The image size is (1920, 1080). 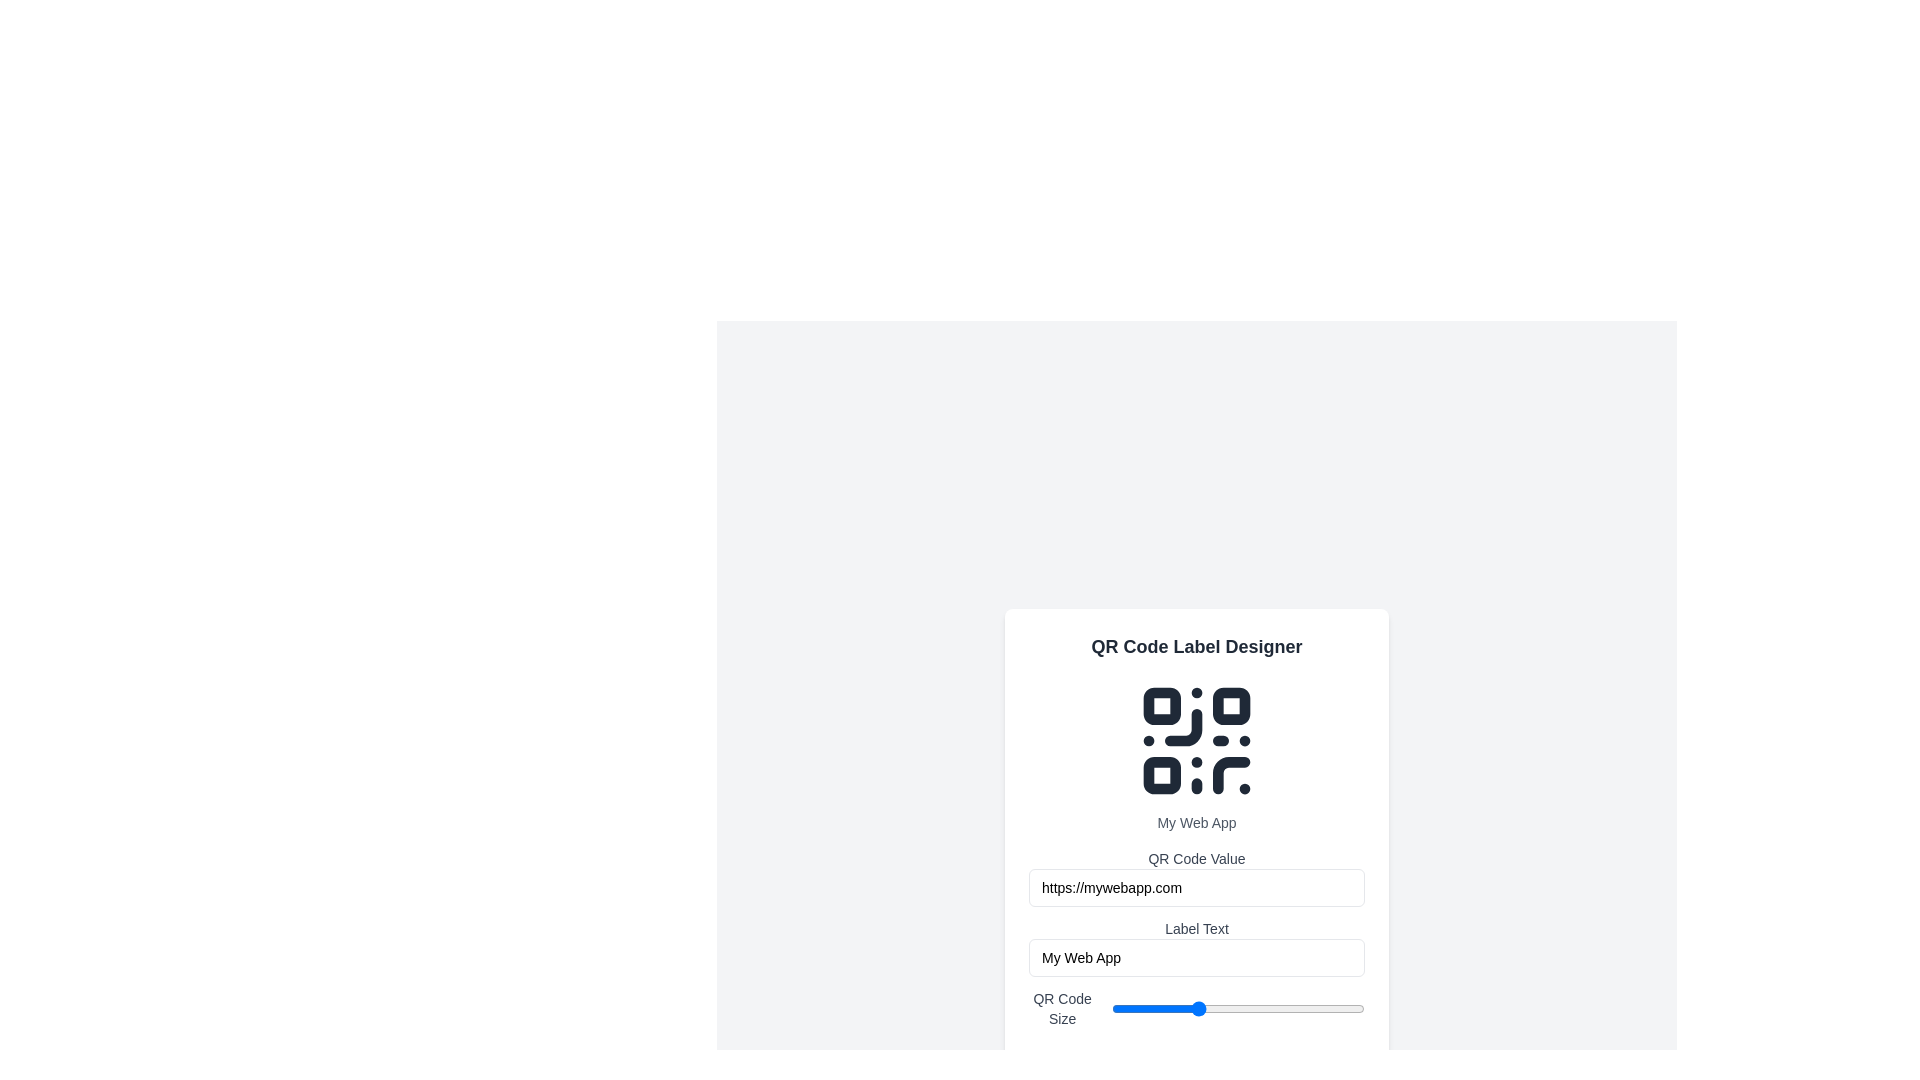 What do you see at coordinates (1361, 1009) in the screenshot?
I see `the QR Code Size` at bounding box center [1361, 1009].